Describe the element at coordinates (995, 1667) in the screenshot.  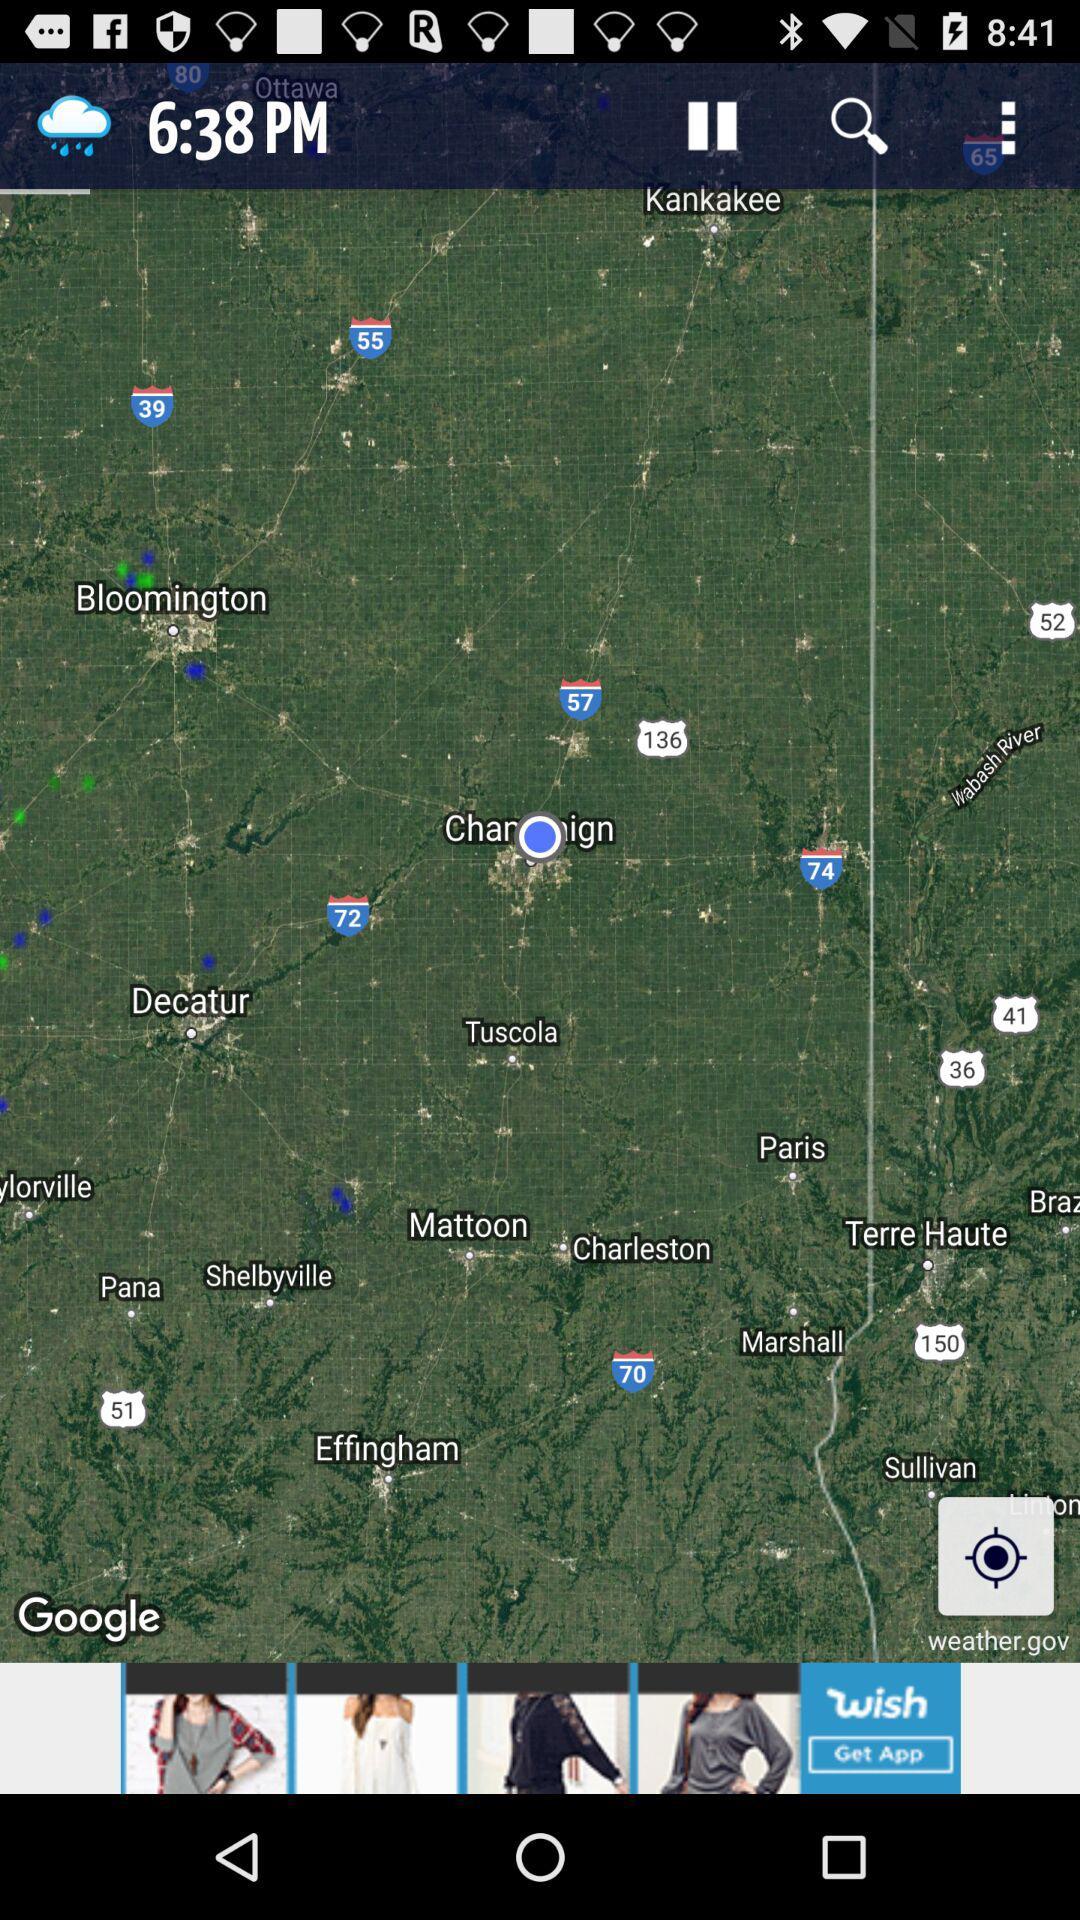
I see `the location_crosshair icon` at that location.